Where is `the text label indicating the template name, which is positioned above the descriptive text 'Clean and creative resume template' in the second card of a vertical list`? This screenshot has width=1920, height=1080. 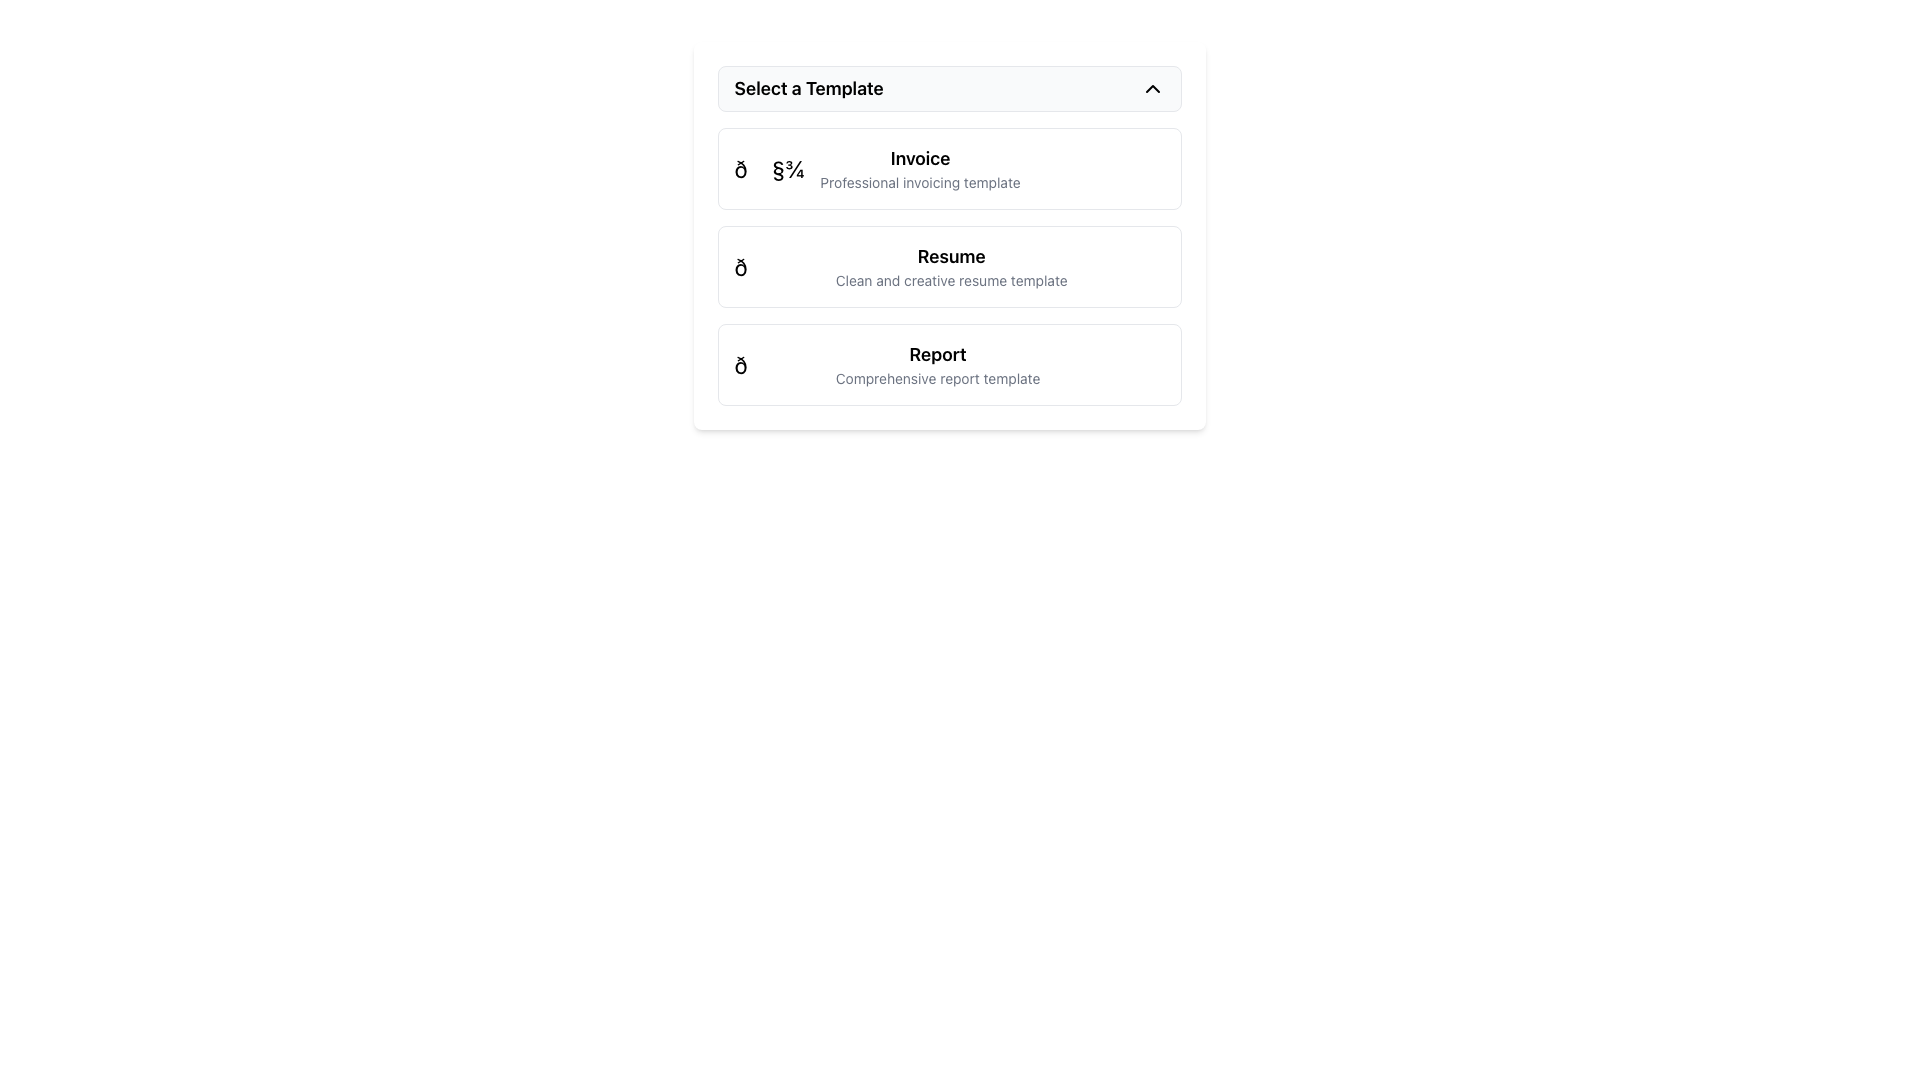
the text label indicating the template name, which is positioned above the descriptive text 'Clean and creative resume template' in the second card of a vertical list is located at coordinates (950, 256).